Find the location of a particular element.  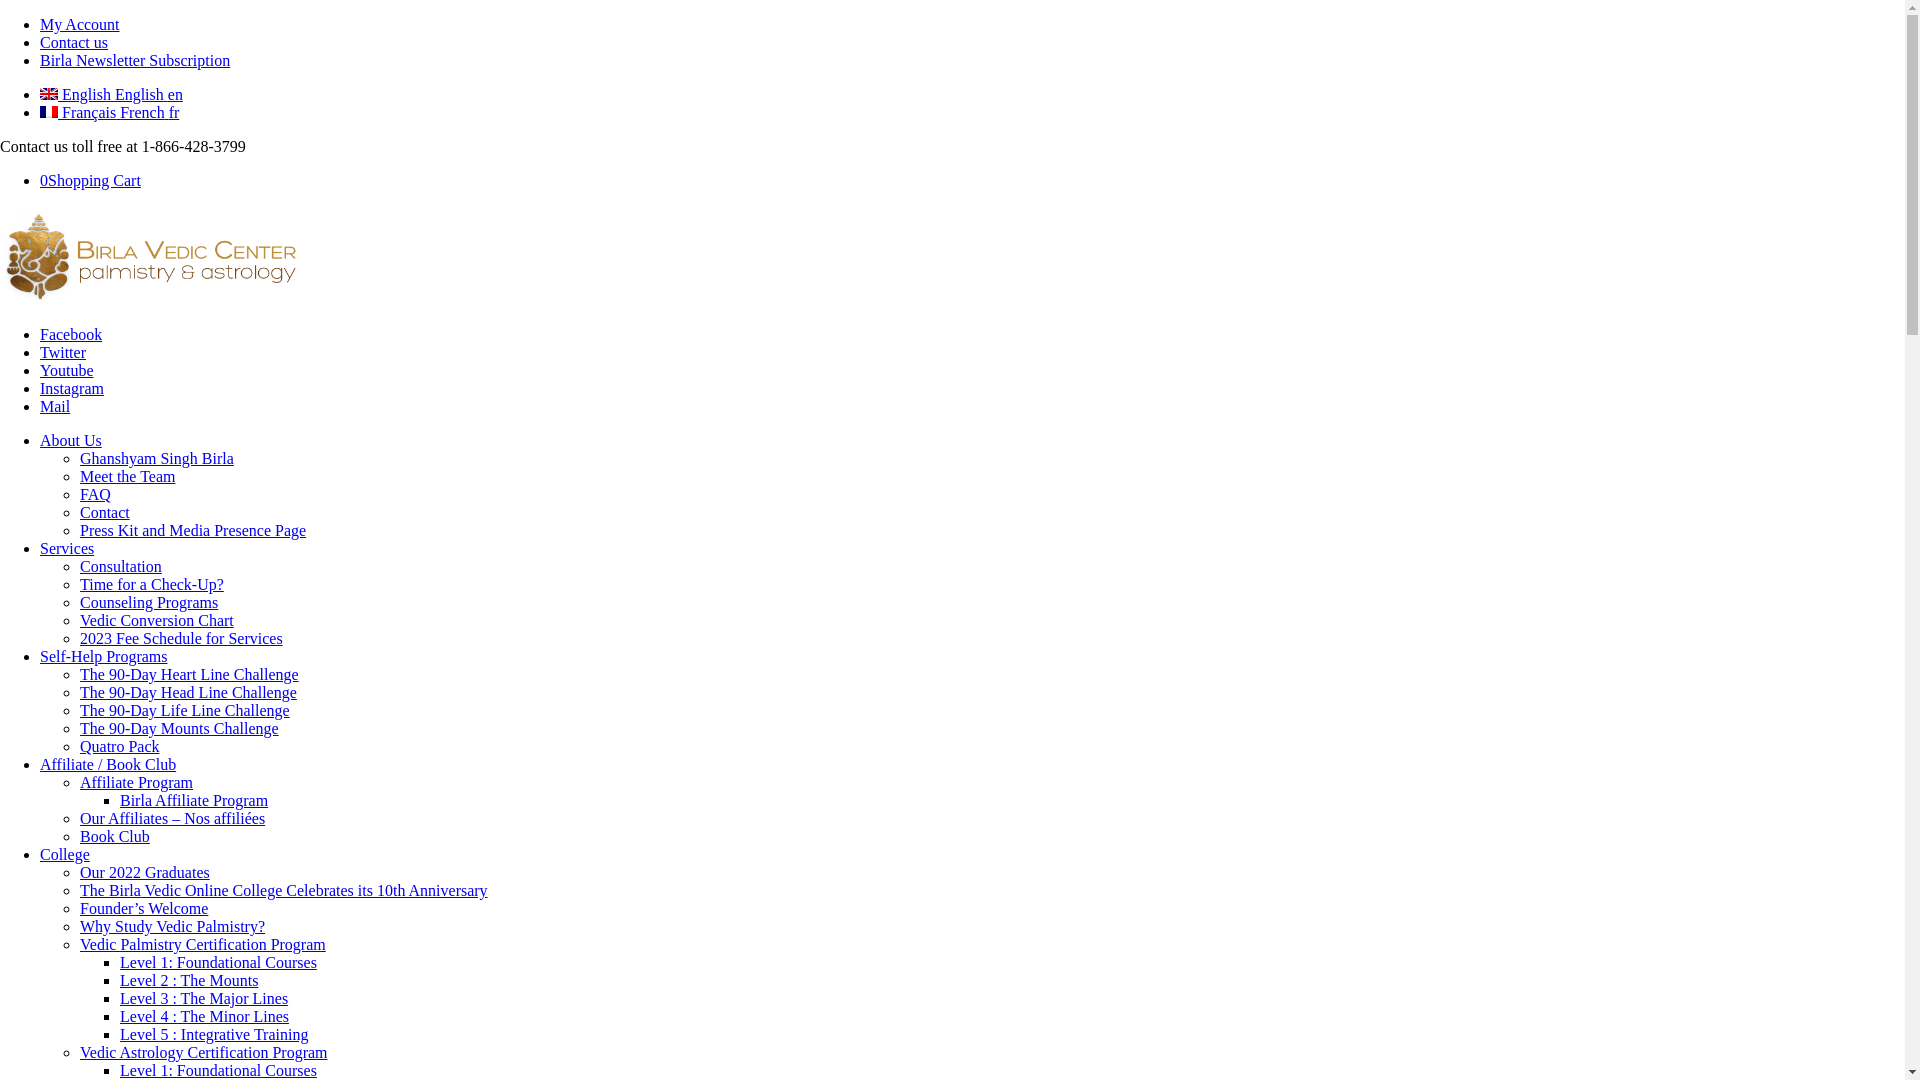

'Services' is located at coordinates (67, 548).